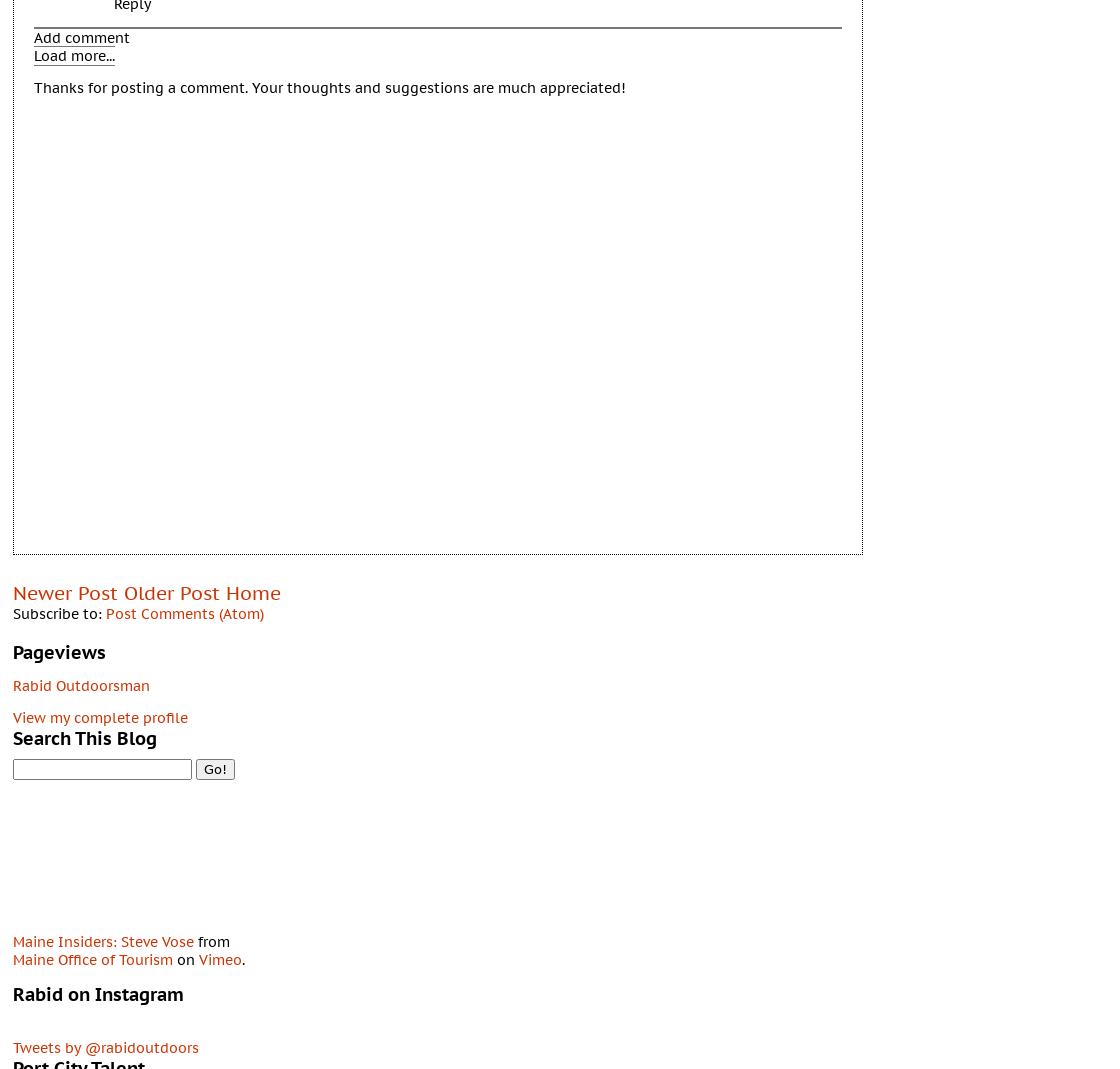 The width and height of the screenshot is (1120, 1069). Describe the element at coordinates (186, 957) in the screenshot. I see `'on'` at that location.